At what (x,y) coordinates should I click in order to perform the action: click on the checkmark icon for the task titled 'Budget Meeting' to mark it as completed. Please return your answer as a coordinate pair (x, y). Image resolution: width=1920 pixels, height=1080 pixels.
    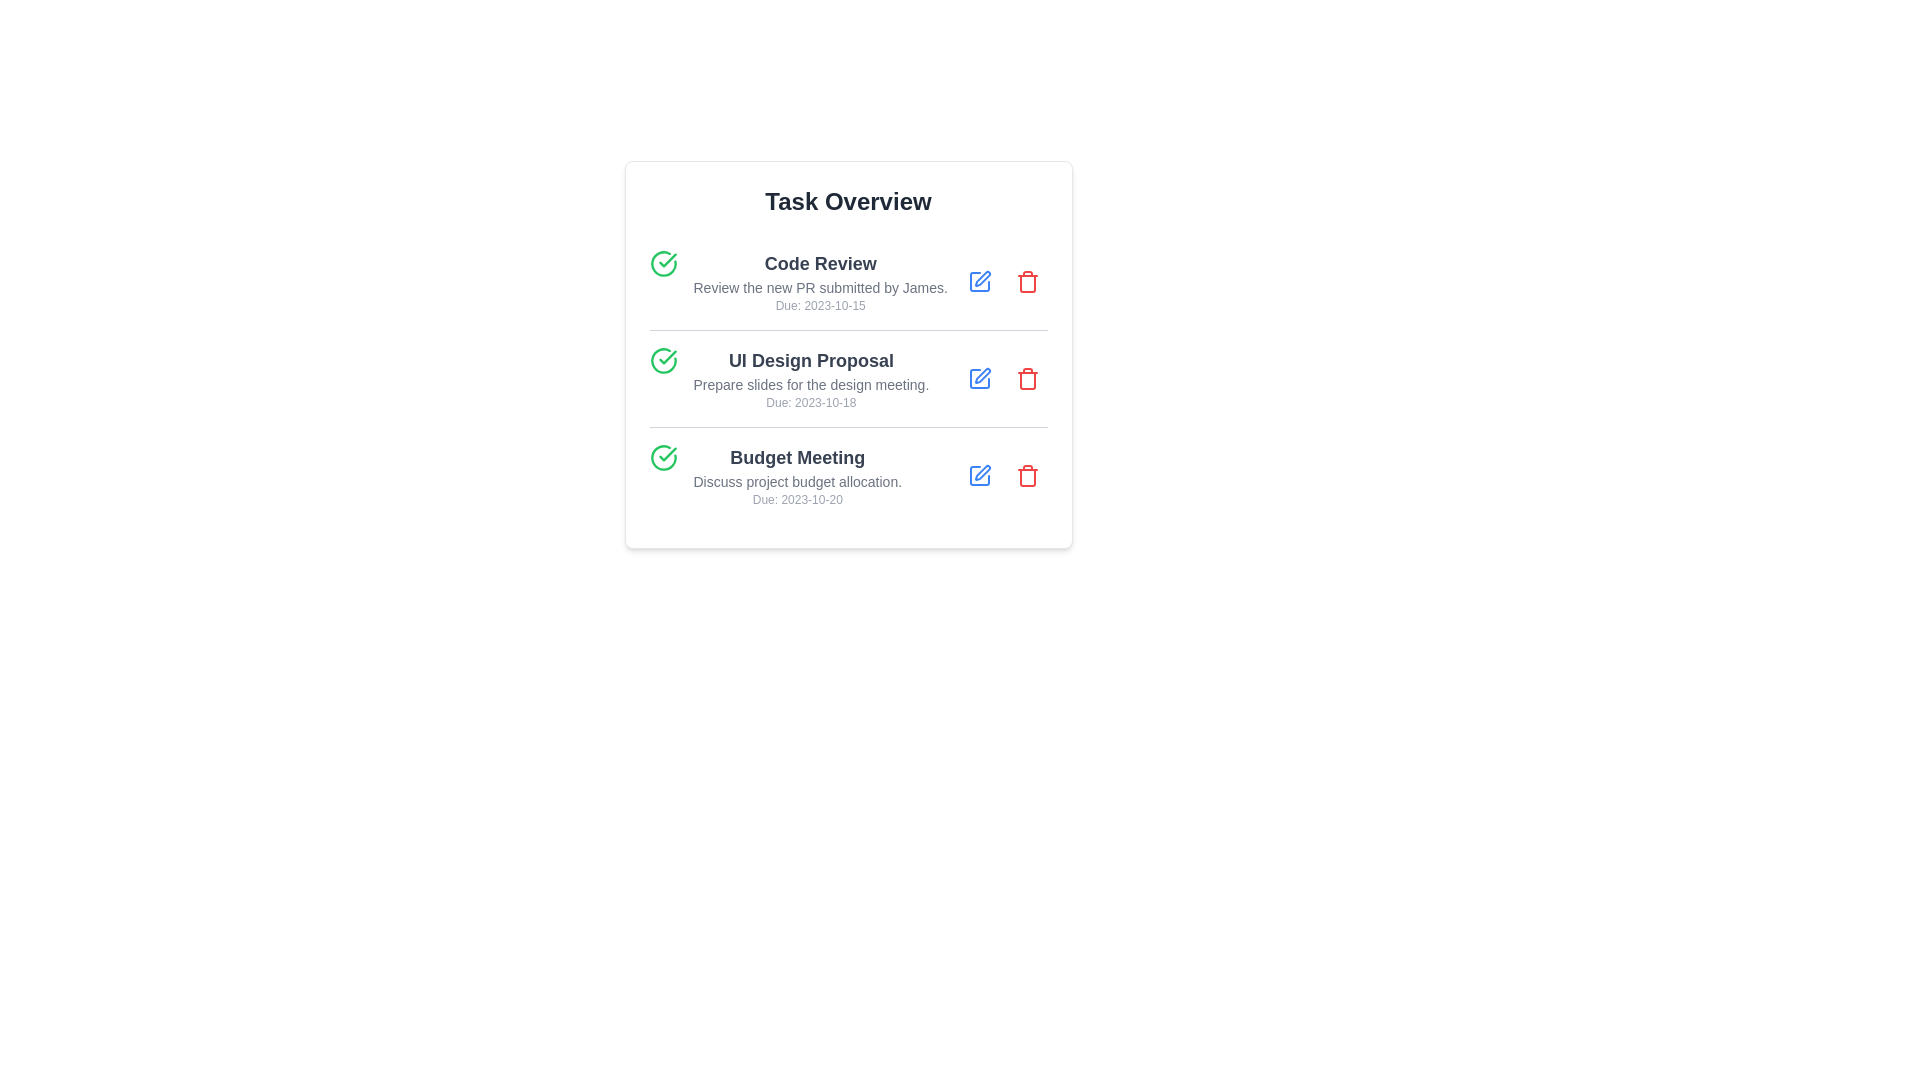
    Looking at the image, I should click on (663, 458).